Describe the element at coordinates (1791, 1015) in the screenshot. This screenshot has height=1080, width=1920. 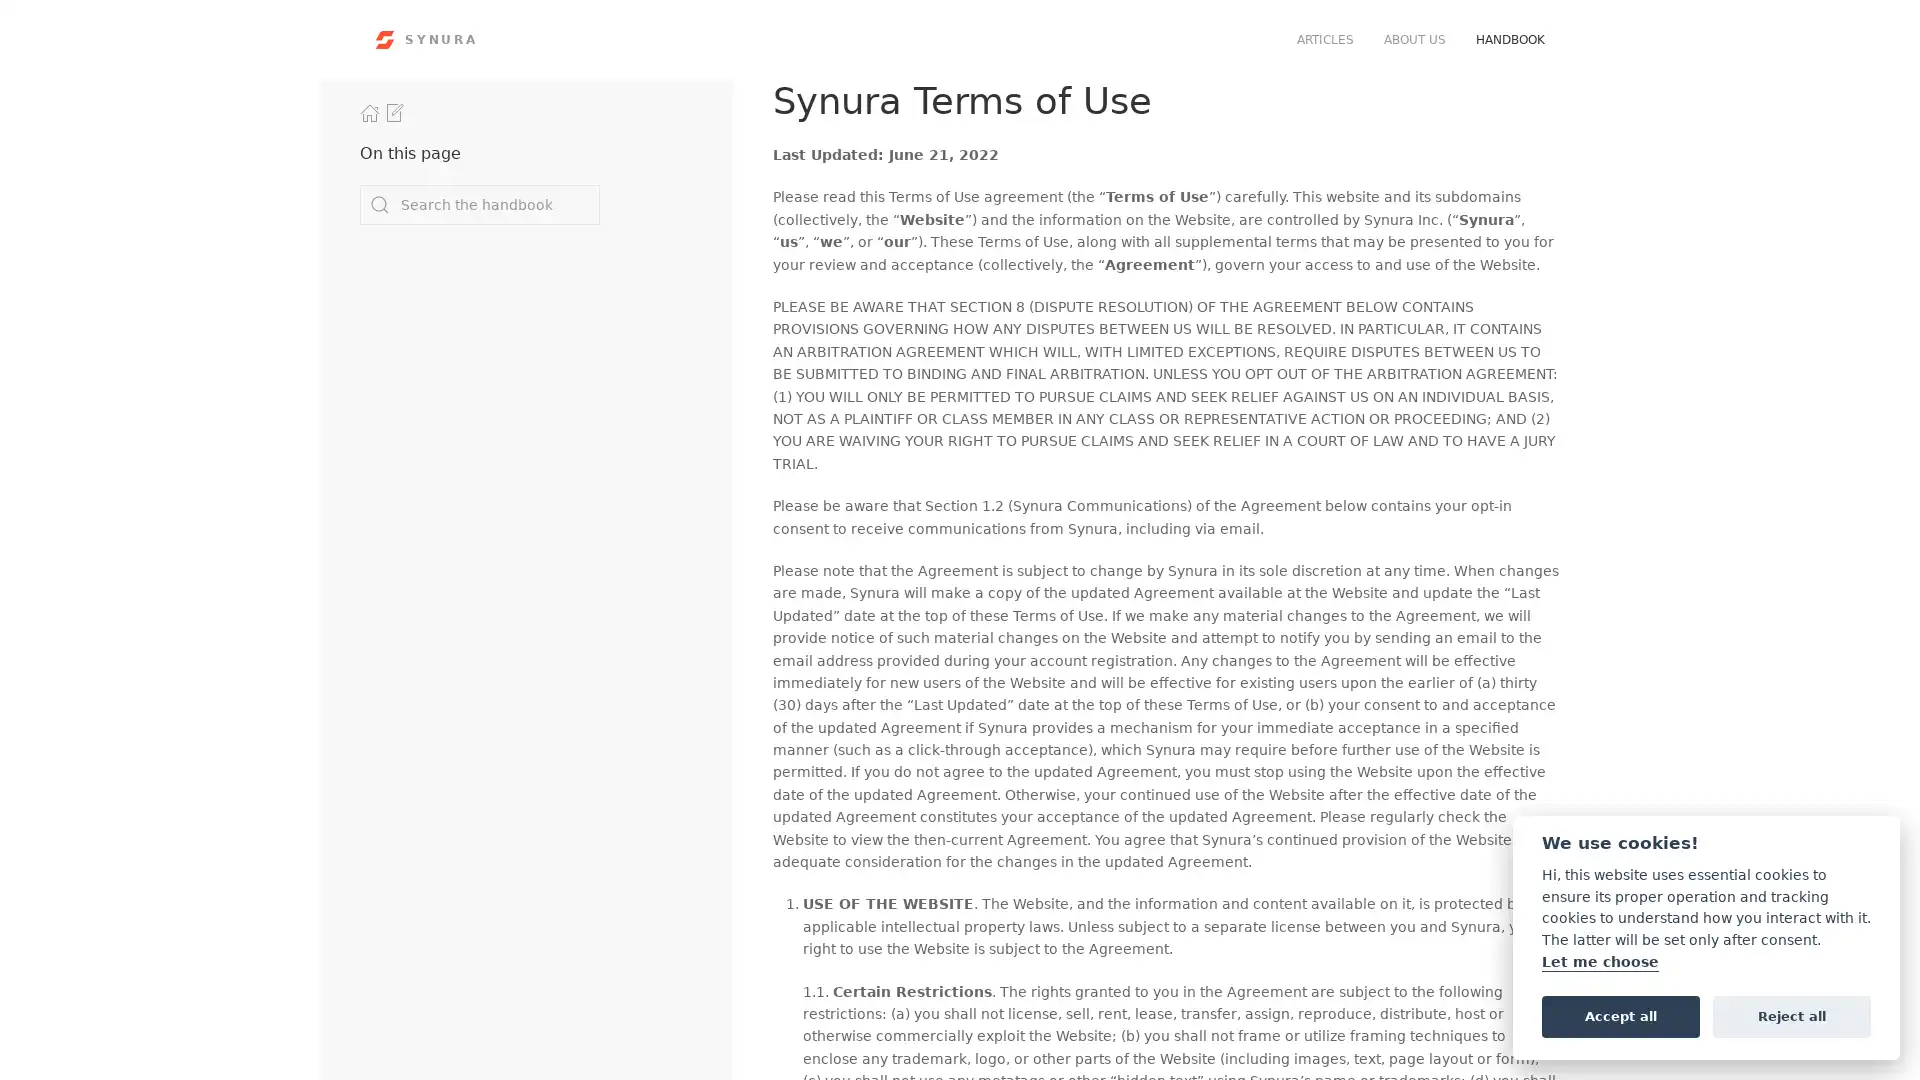
I see `Reject all` at that location.